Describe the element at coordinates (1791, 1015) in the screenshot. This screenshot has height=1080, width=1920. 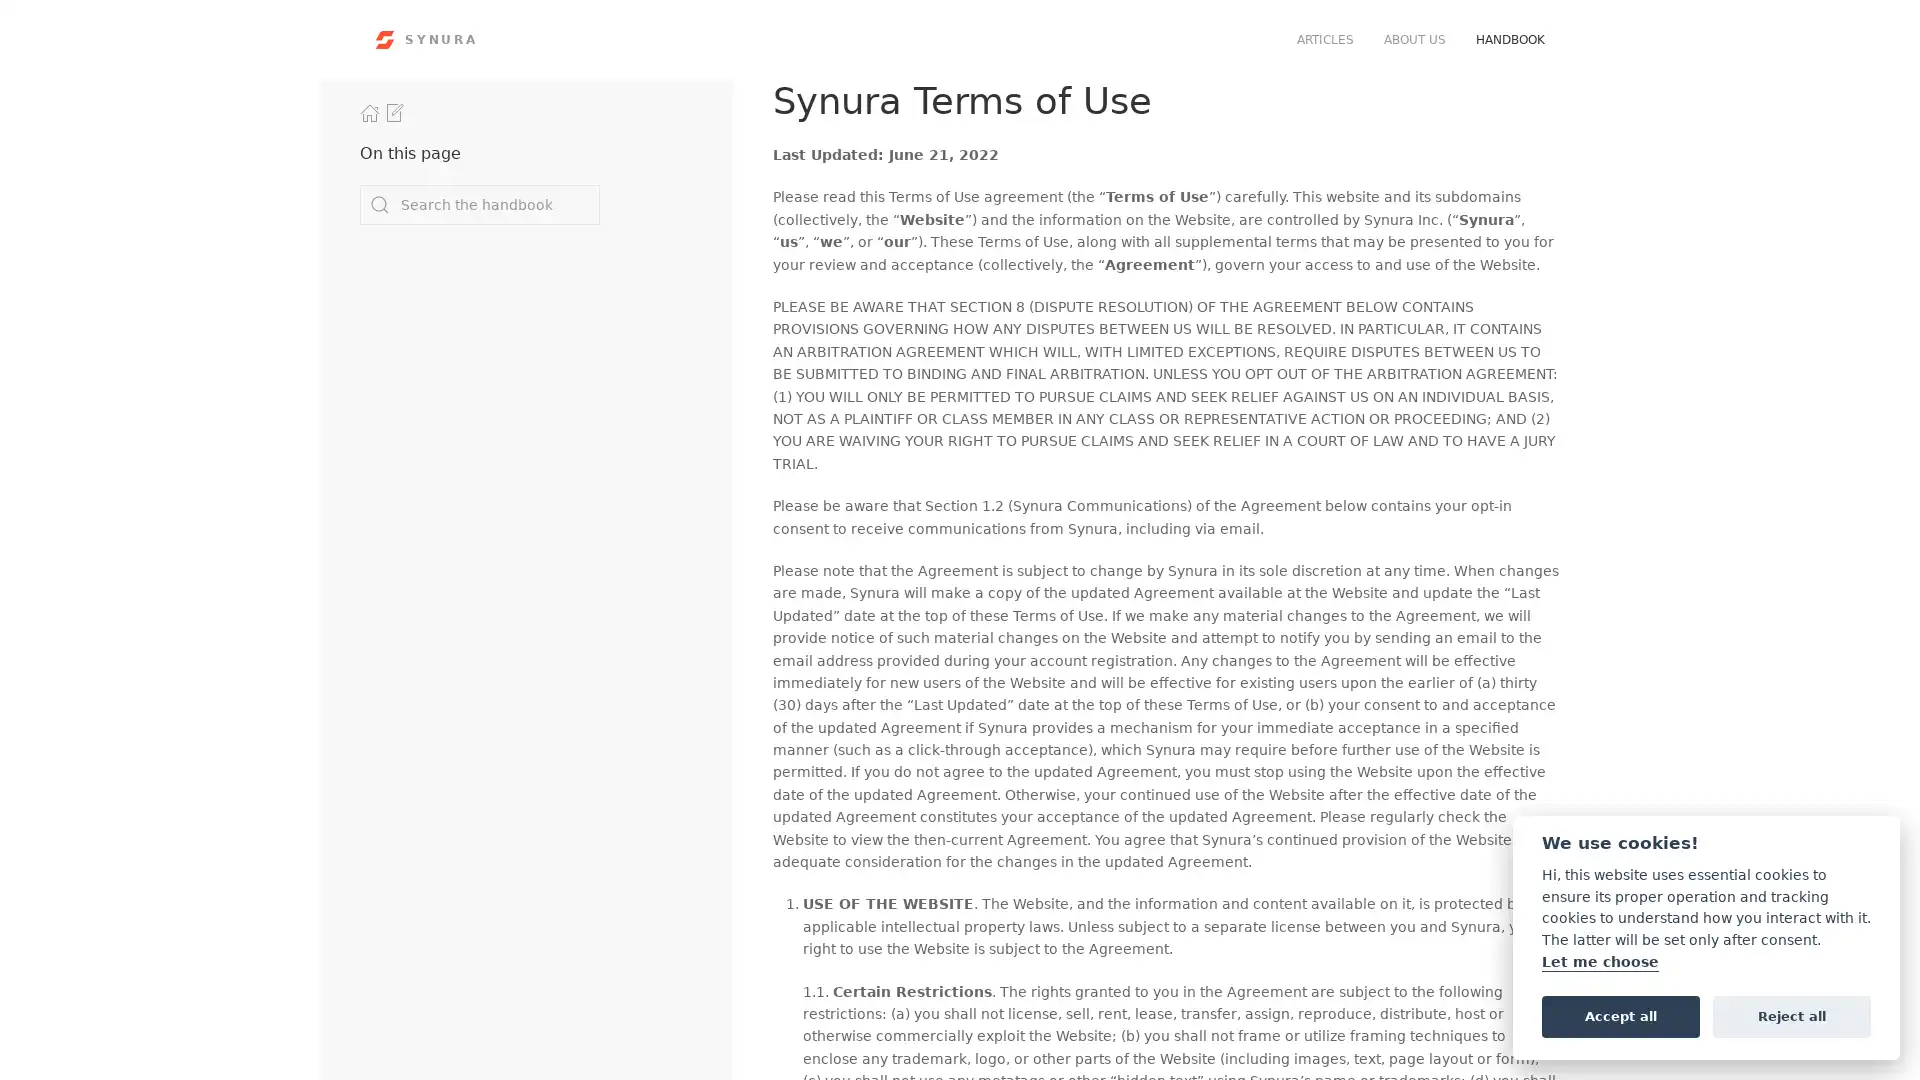
I see `Reject all` at that location.